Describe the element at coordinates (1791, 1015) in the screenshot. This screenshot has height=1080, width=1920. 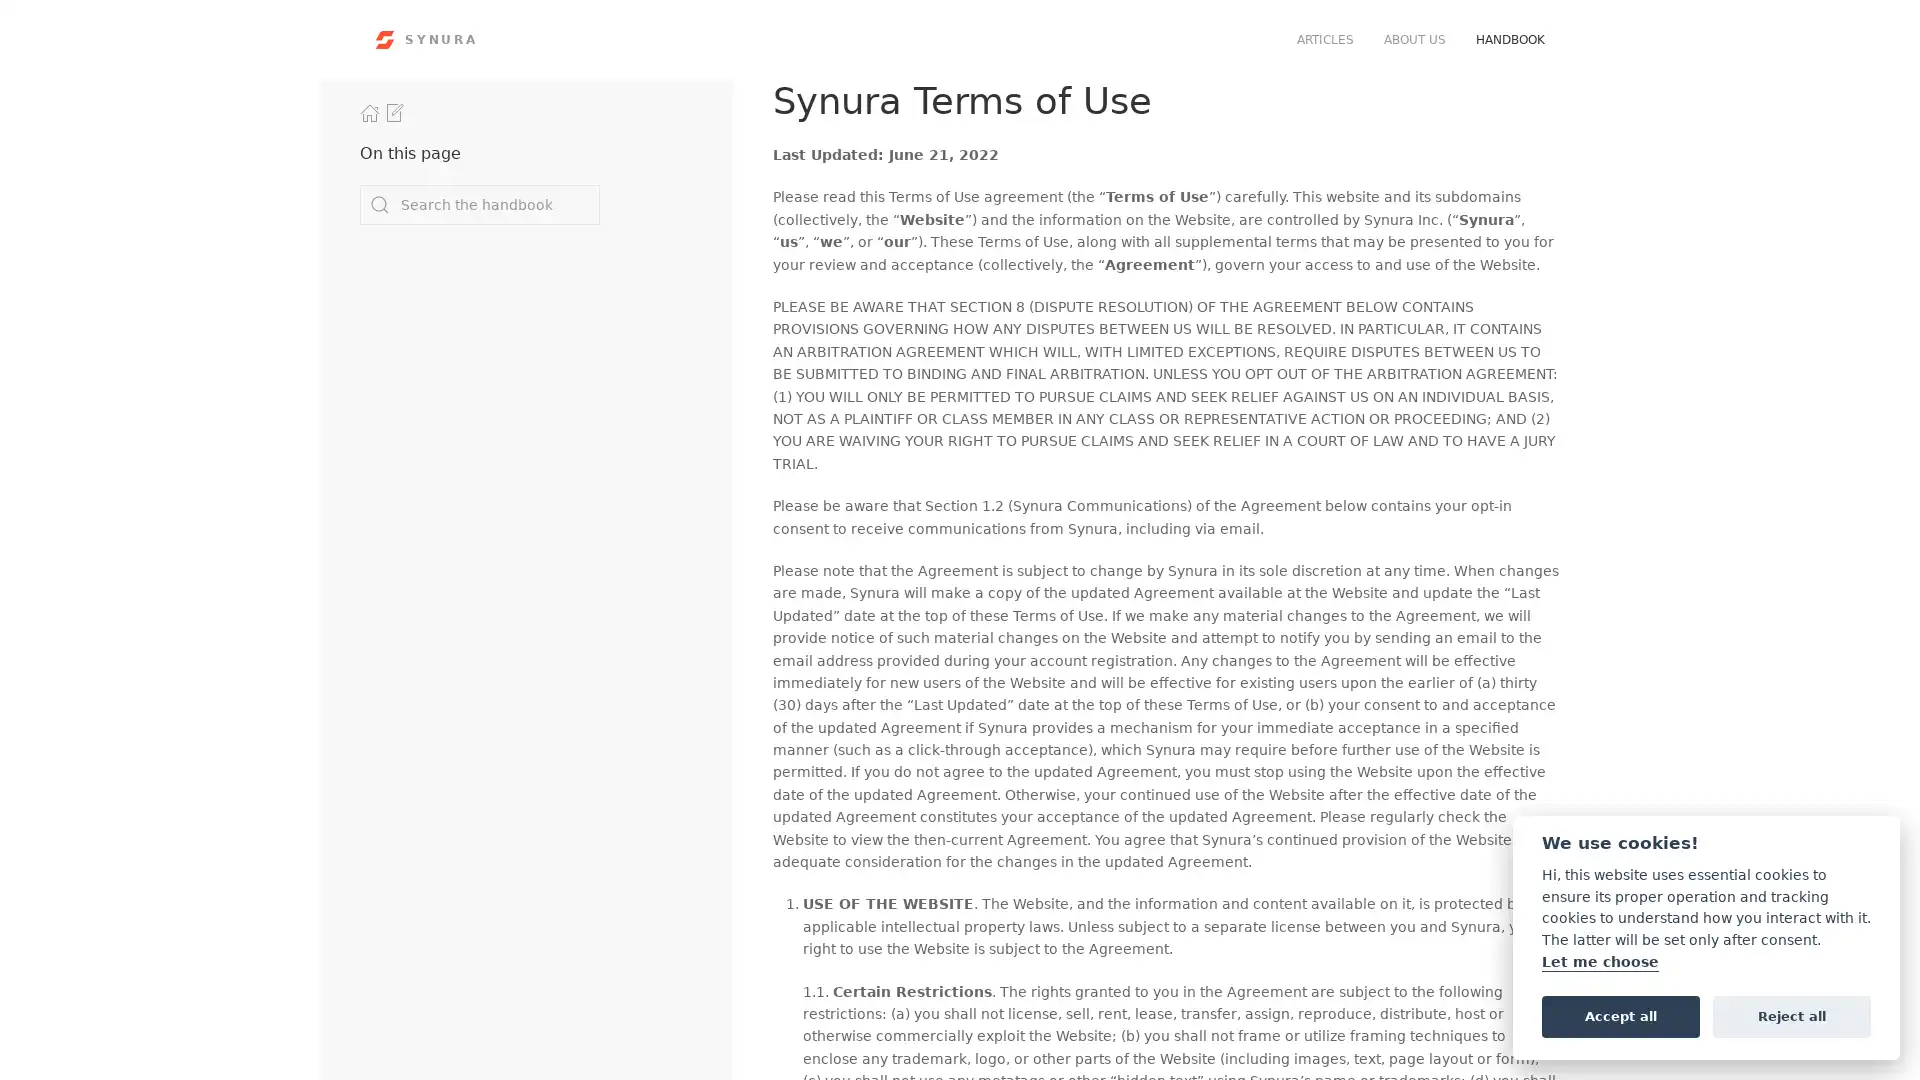
I see `Reject all` at that location.